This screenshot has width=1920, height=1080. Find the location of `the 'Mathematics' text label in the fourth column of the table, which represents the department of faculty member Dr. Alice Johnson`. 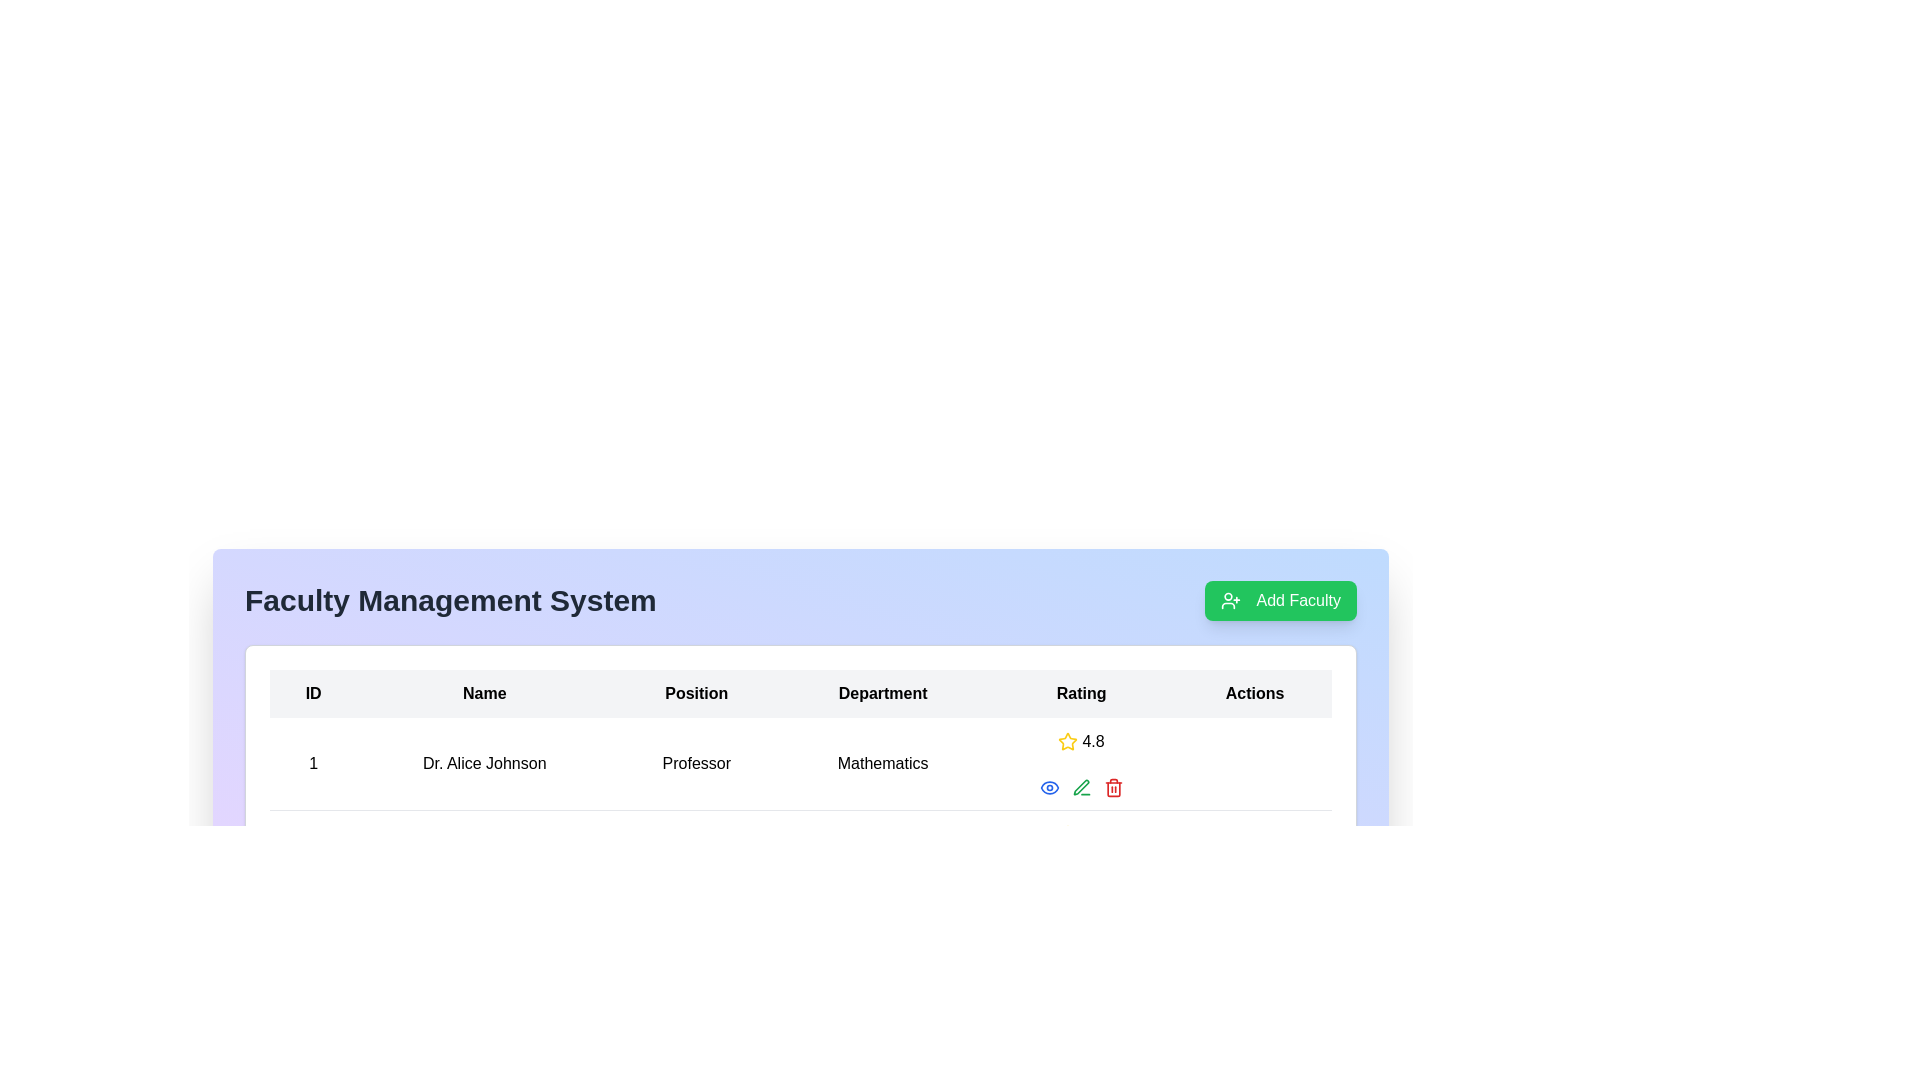

the 'Mathematics' text label in the fourth column of the table, which represents the department of faculty member Dr. Alice Johnson is located at coordinates (882, 764).